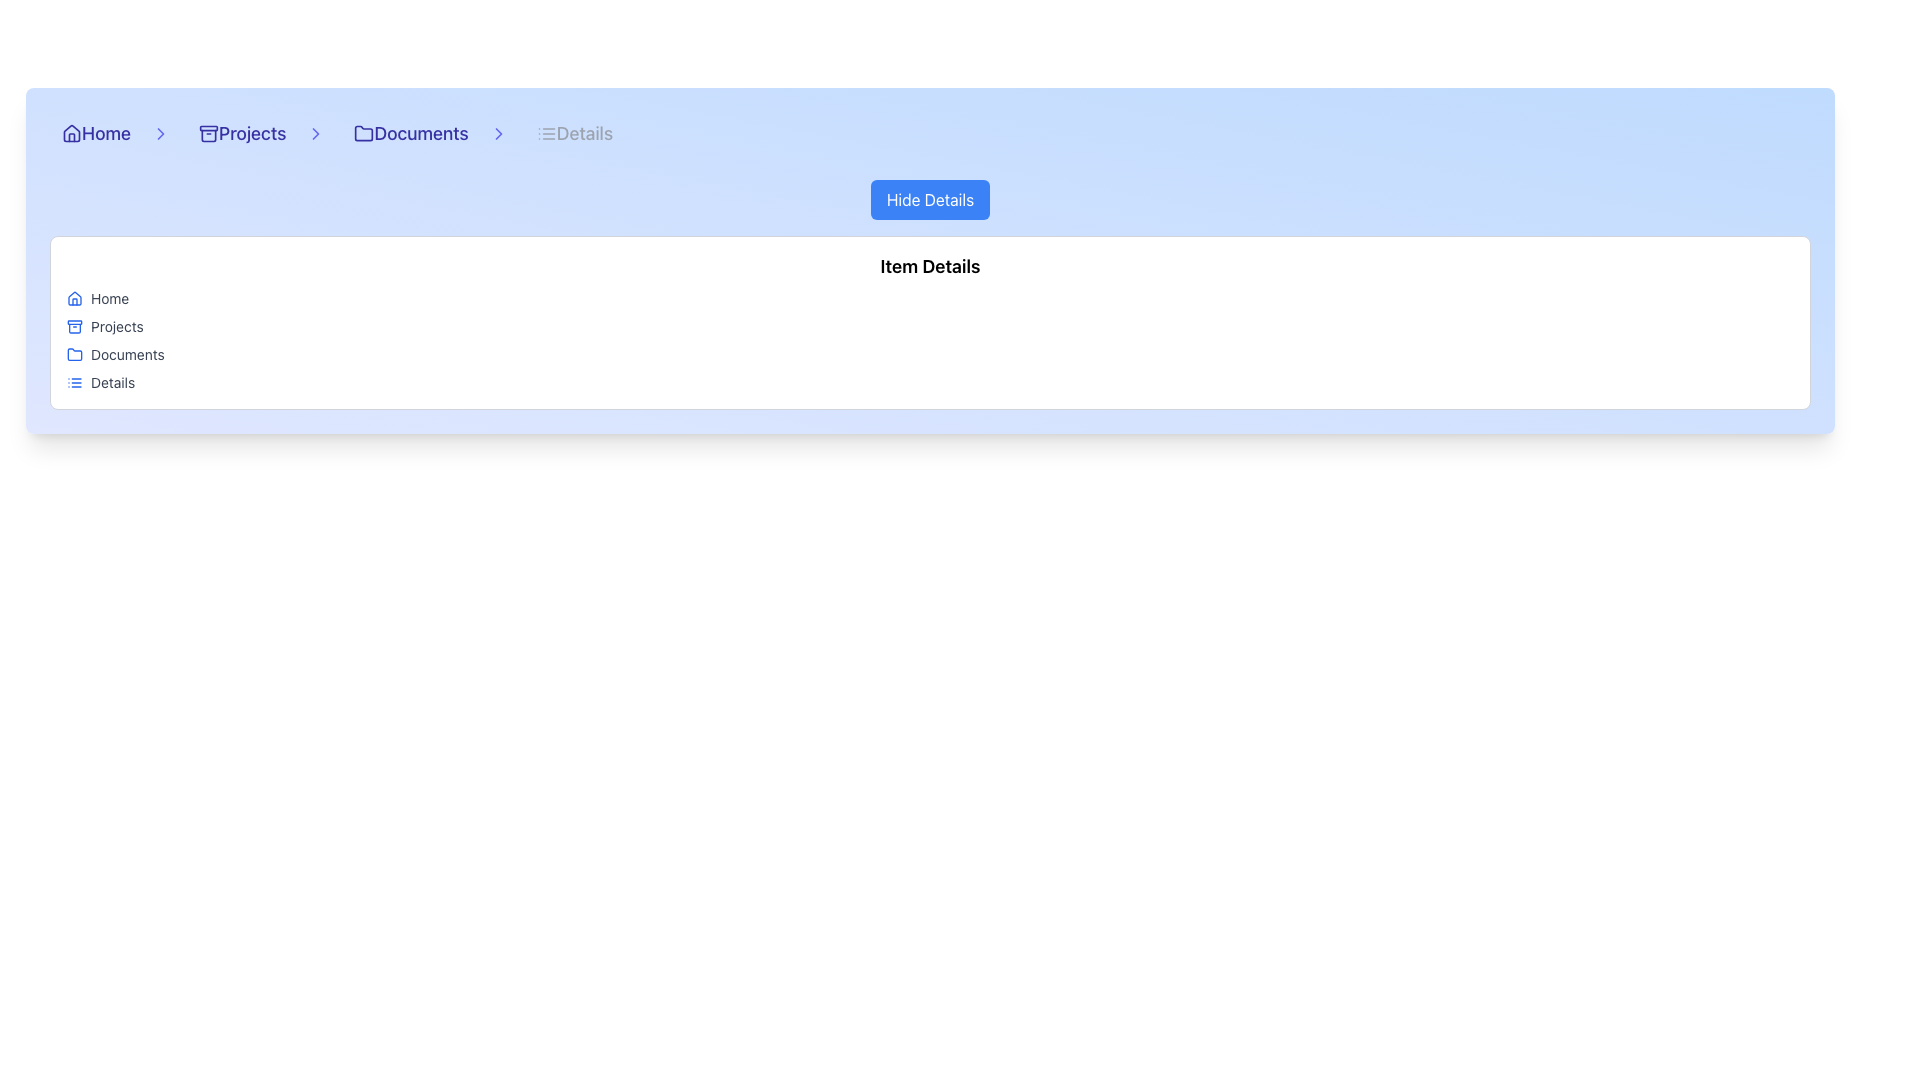 The width and height of the screenshot is (1920, 1080). I want to click on the 'Home' icon located at the beginning of the breadcrumb navigation bar, so click(72, 134).